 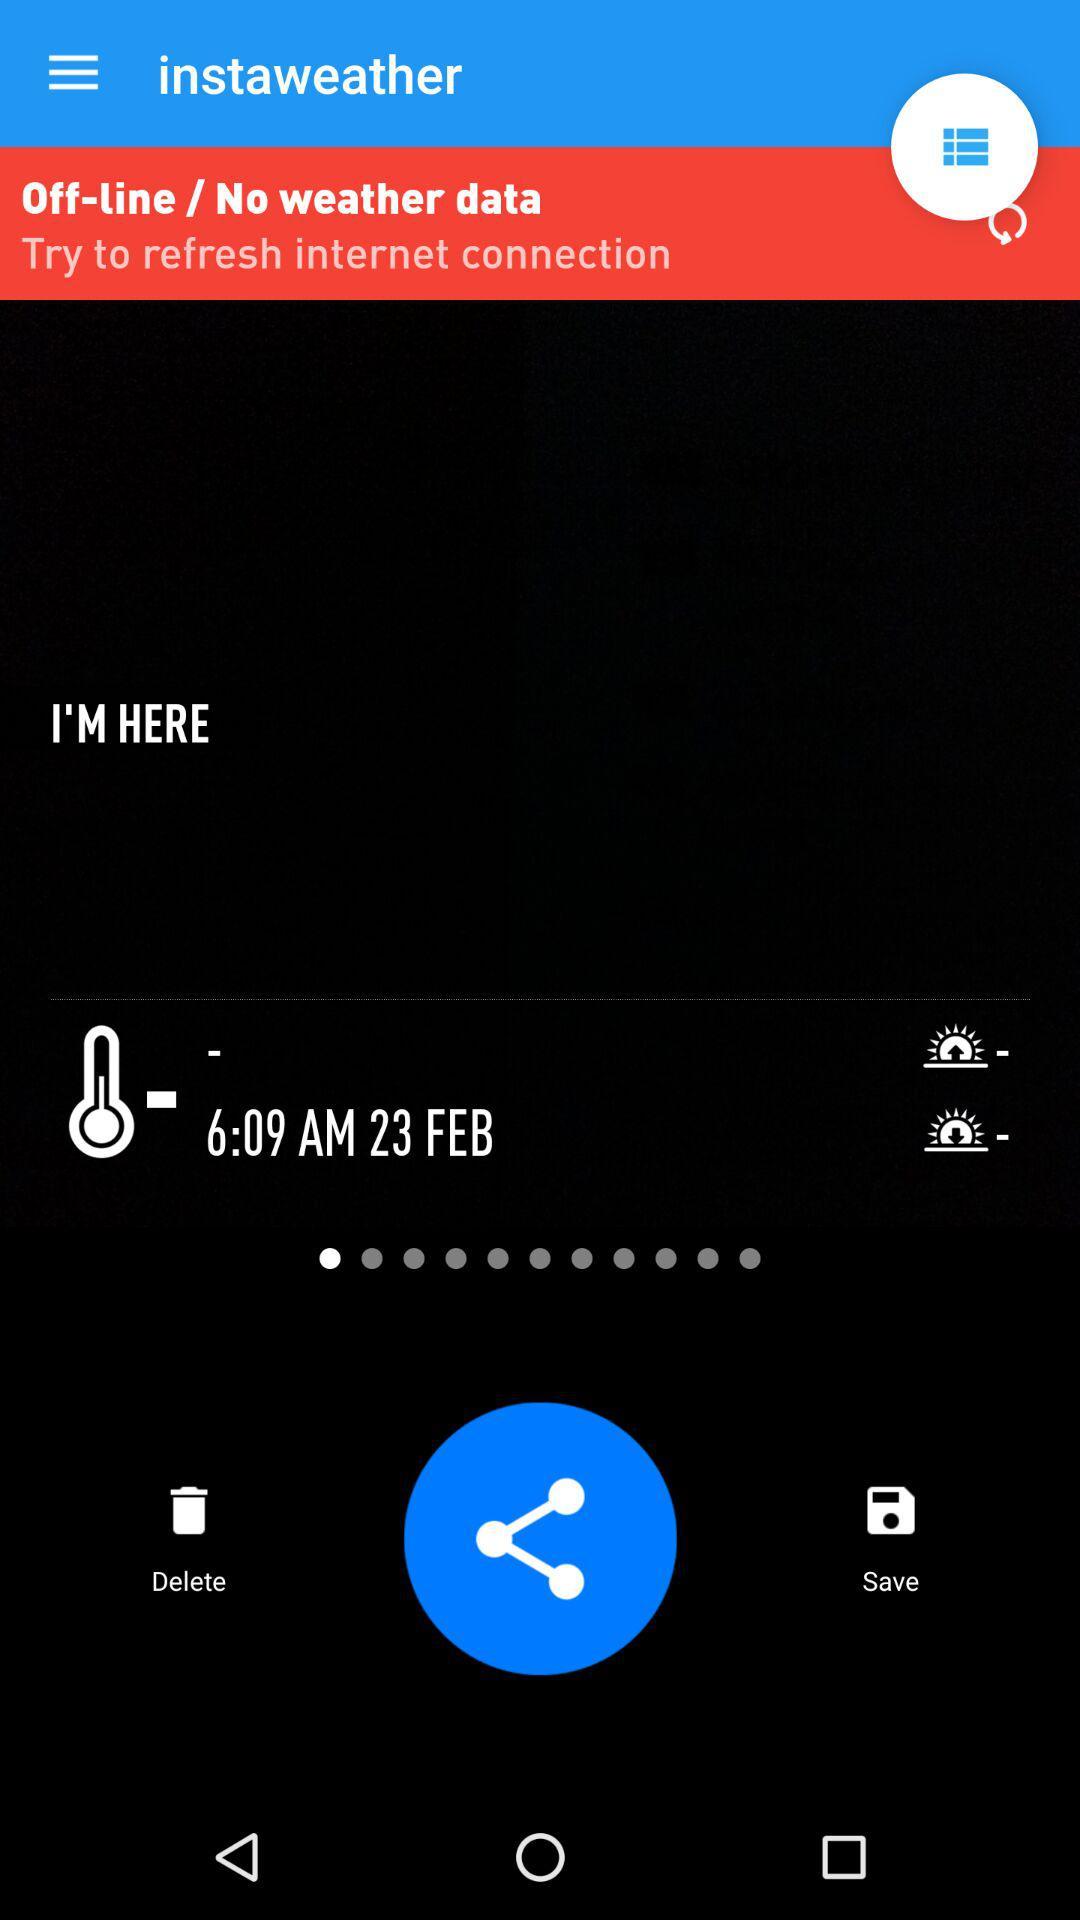 I want to click on the app to the left of instaweather icon, so click(x=72, y=73).